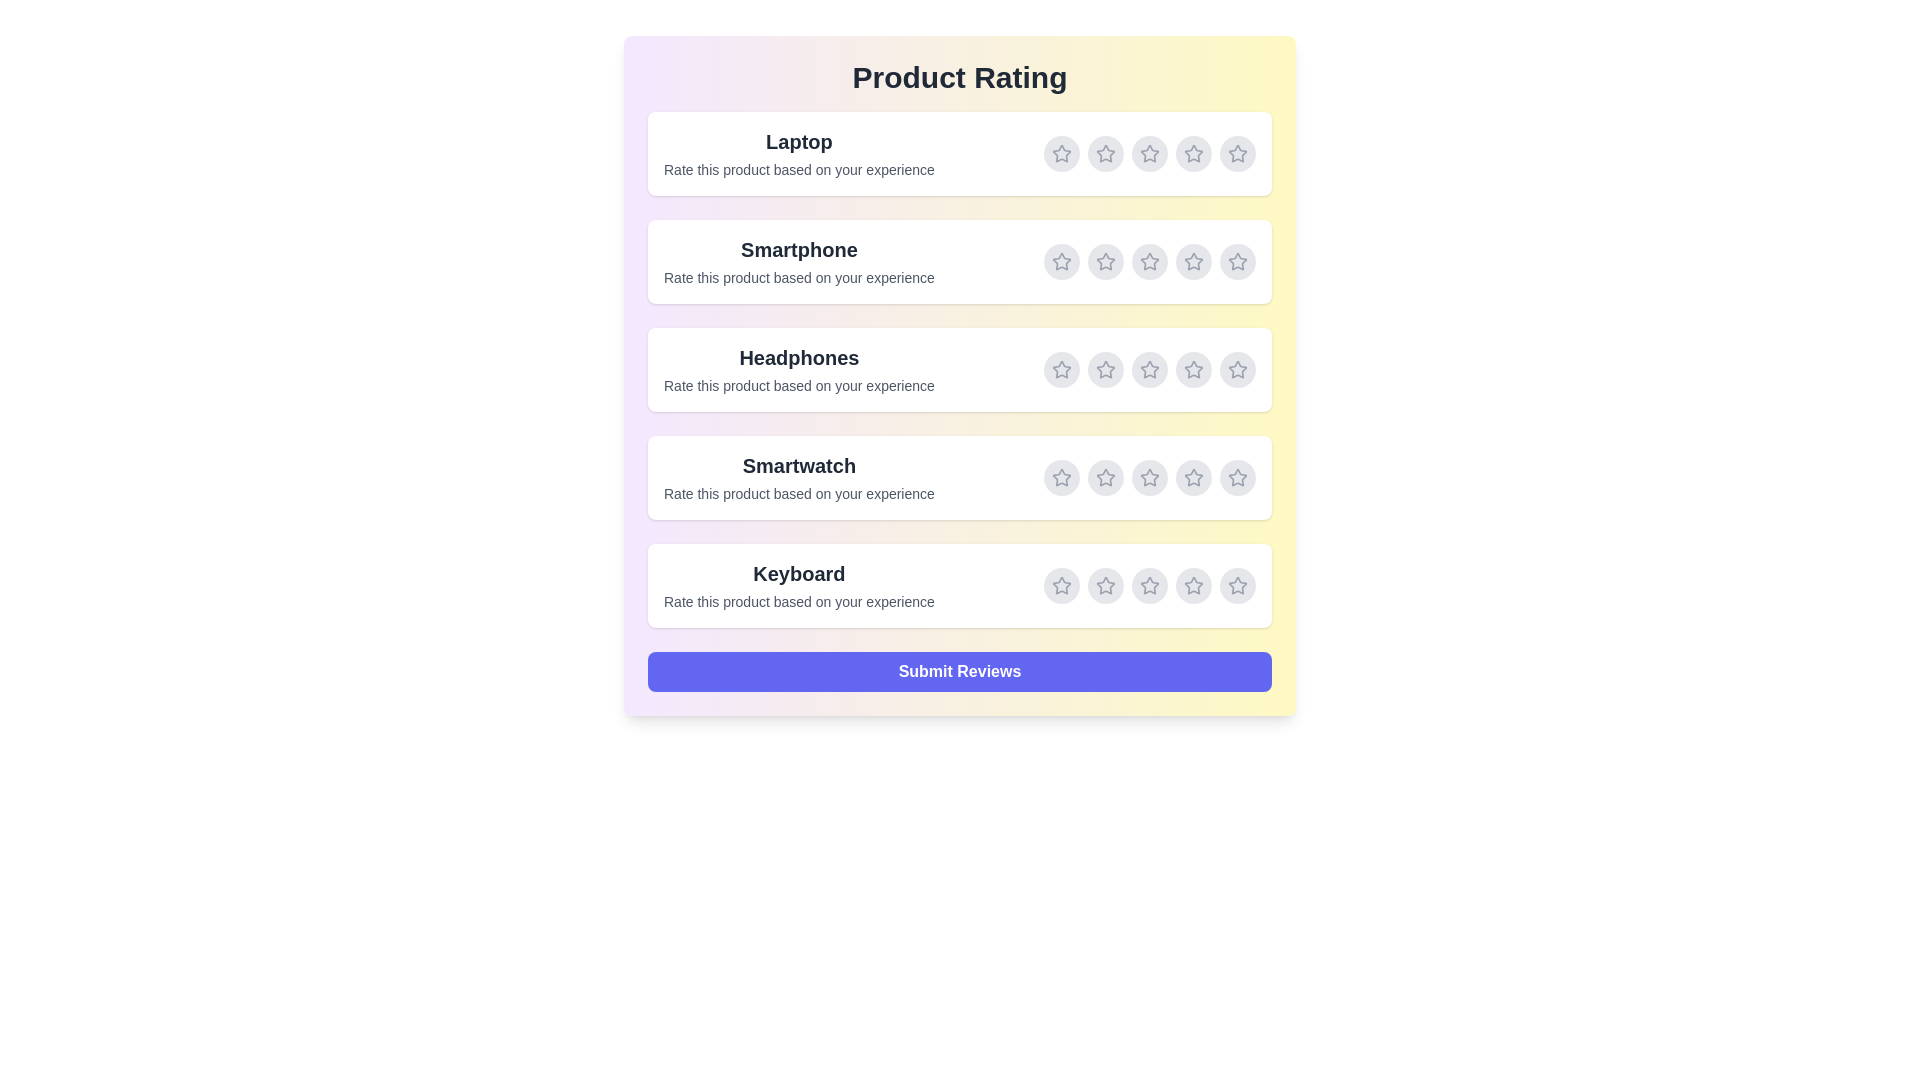  Describe the element at coordinates (1237, 478) in the screenshot. I see `the rating for Smartwatch to 5 stars` at that location.